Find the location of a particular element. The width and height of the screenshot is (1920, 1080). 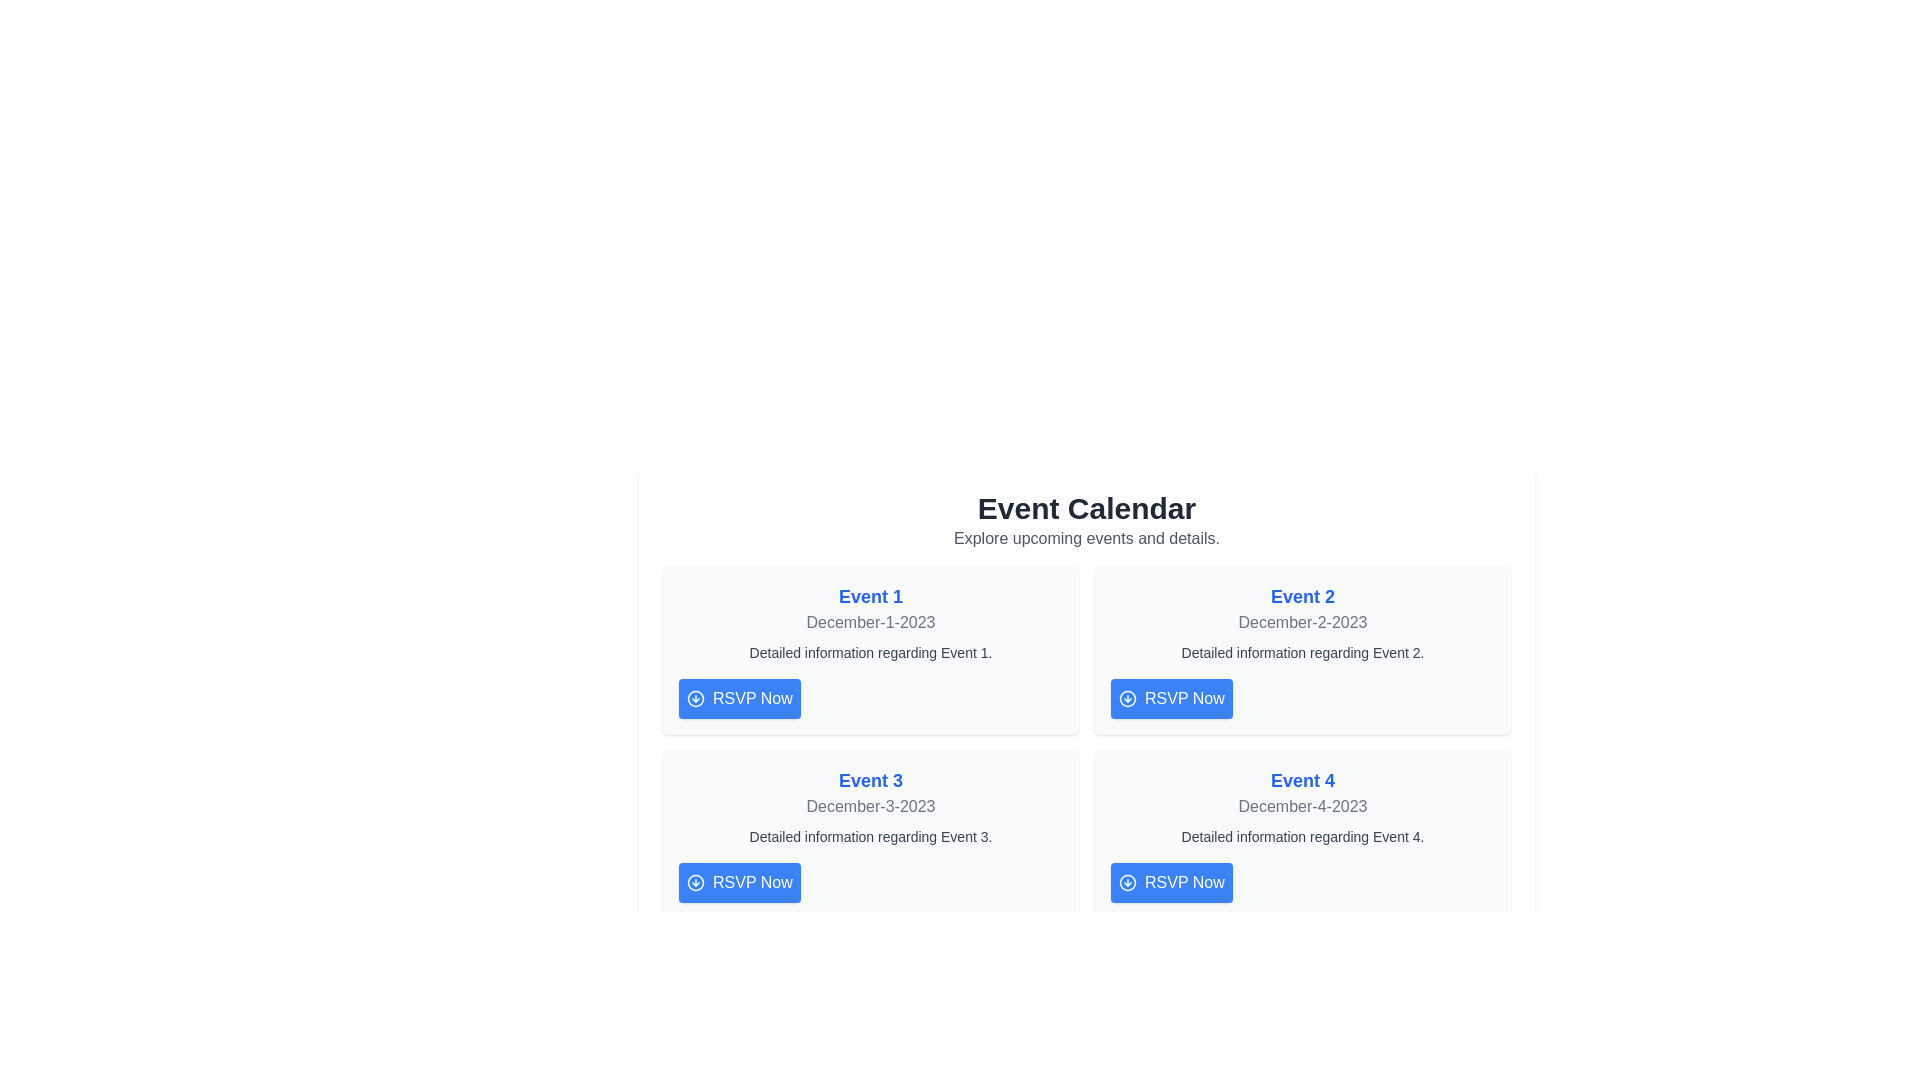

the decorative icon that emphasizes the RSVP action for Event 4, located centrally within the RSVP button of the fourth event card in the event calendar is located at coordinates (1128, 882).